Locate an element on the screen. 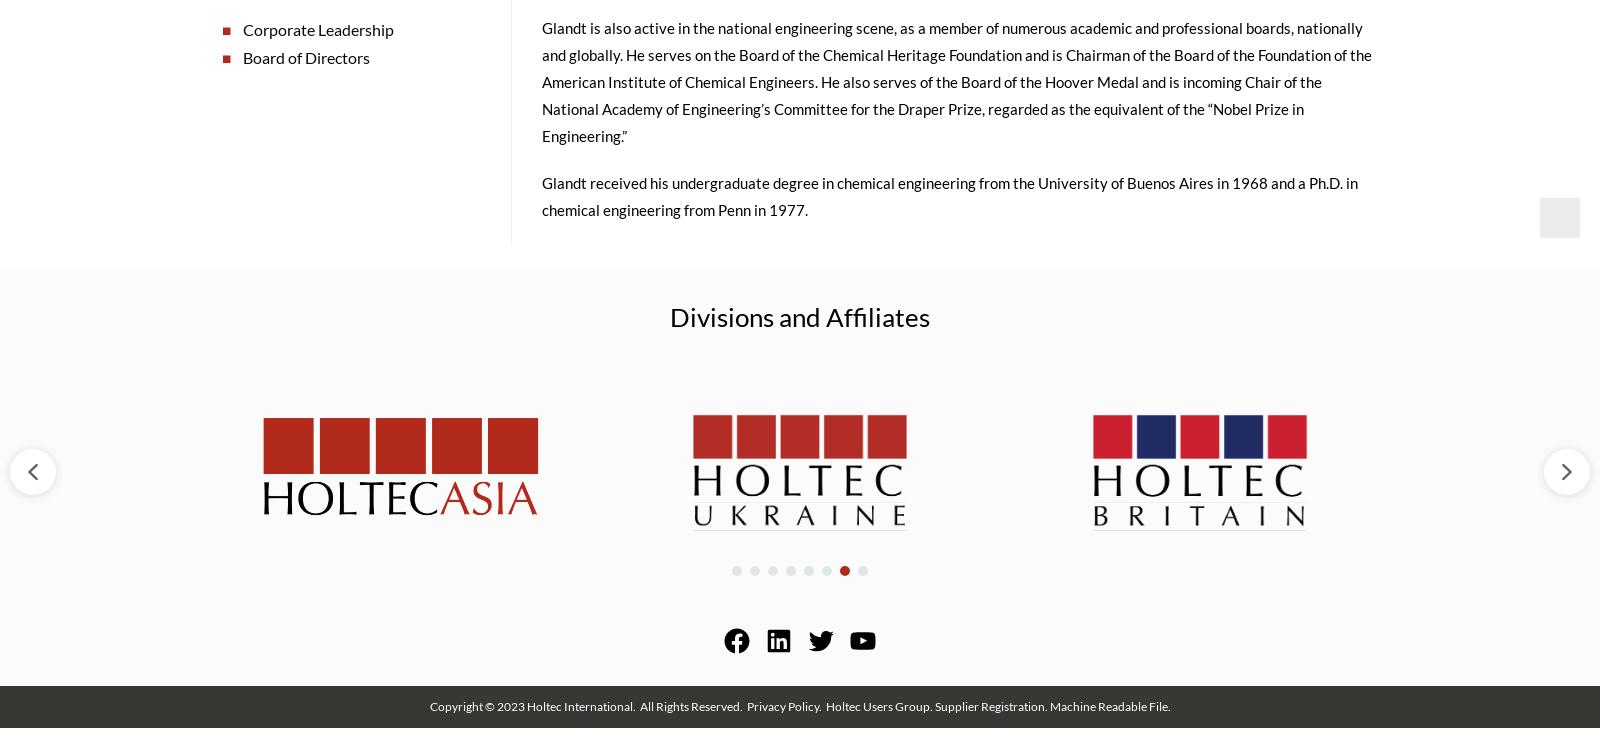 This screenshot has width=1600, height=742. 'Holtec Users Group' is located at coordinates (875, 710).